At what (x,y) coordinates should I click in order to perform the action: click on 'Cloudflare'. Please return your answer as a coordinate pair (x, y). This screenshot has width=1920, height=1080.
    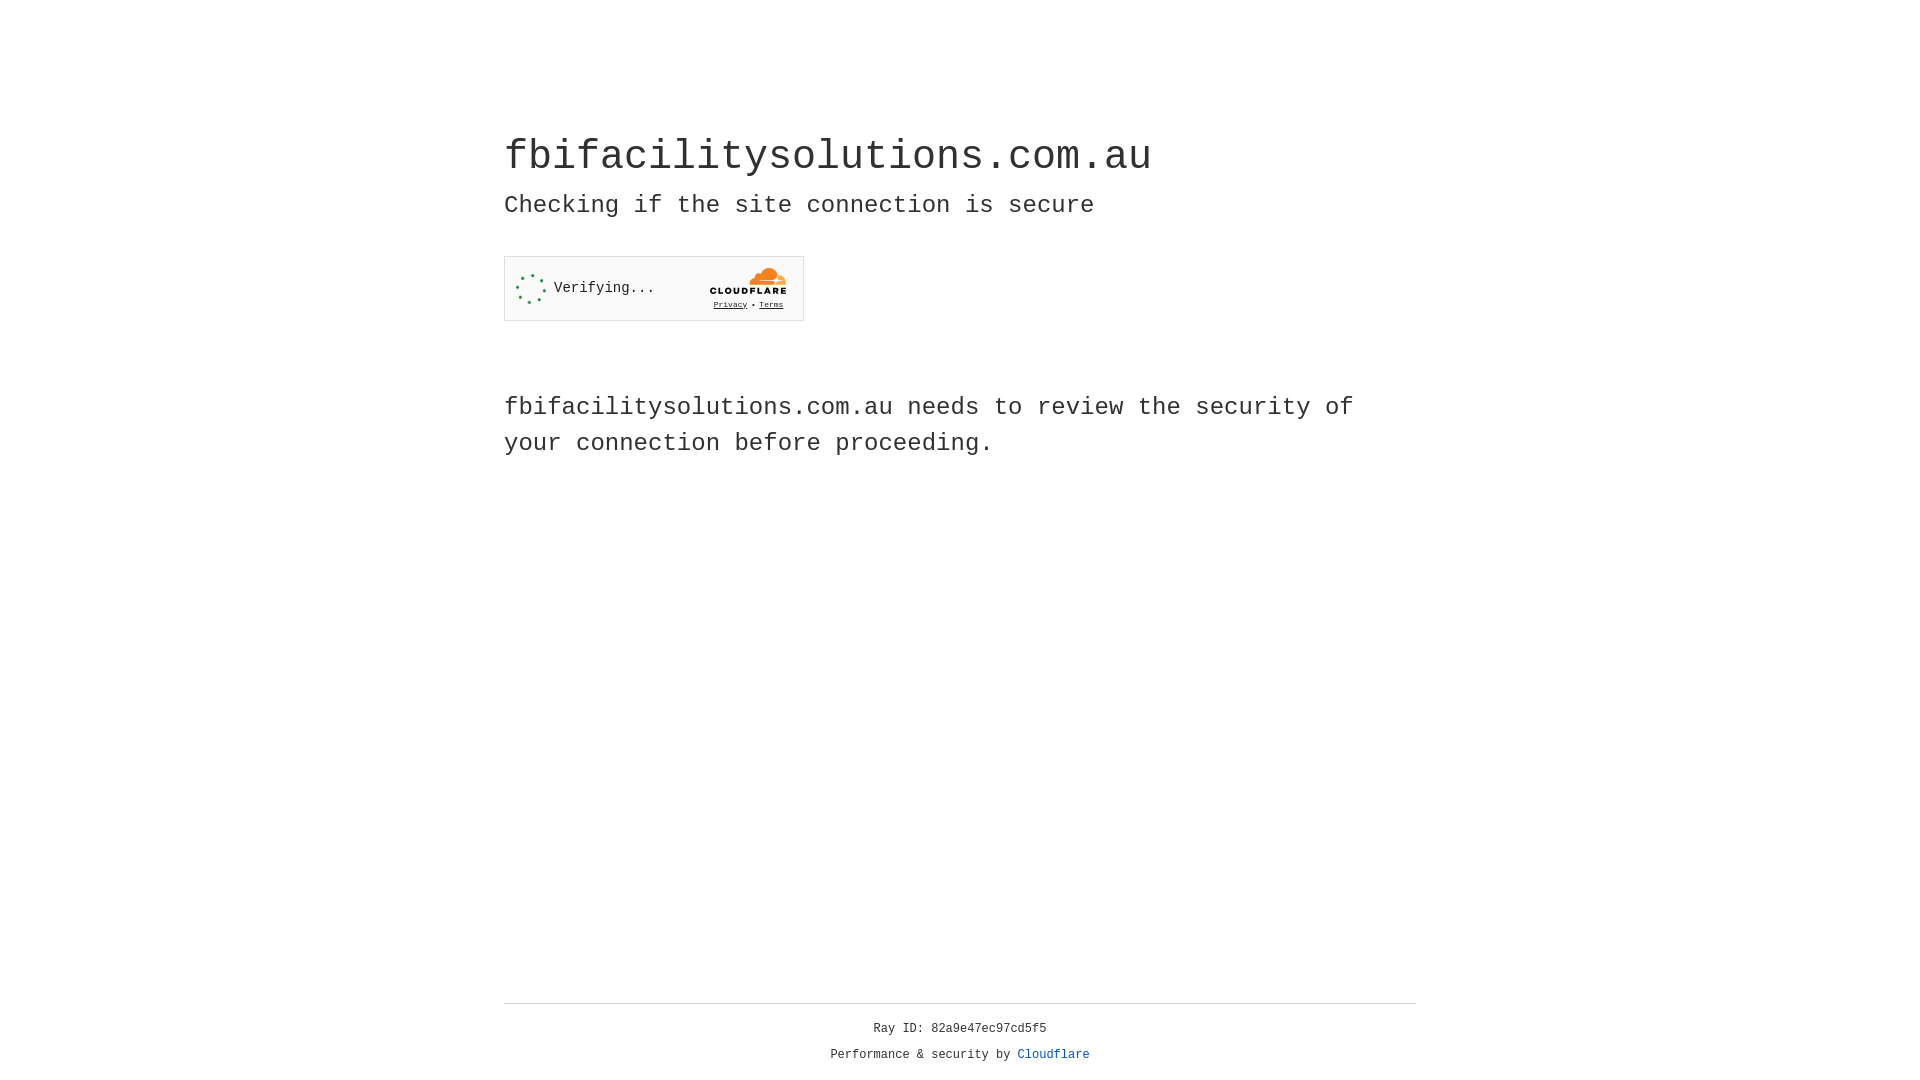
    Looking at the image, I should click on (1053, 1054).